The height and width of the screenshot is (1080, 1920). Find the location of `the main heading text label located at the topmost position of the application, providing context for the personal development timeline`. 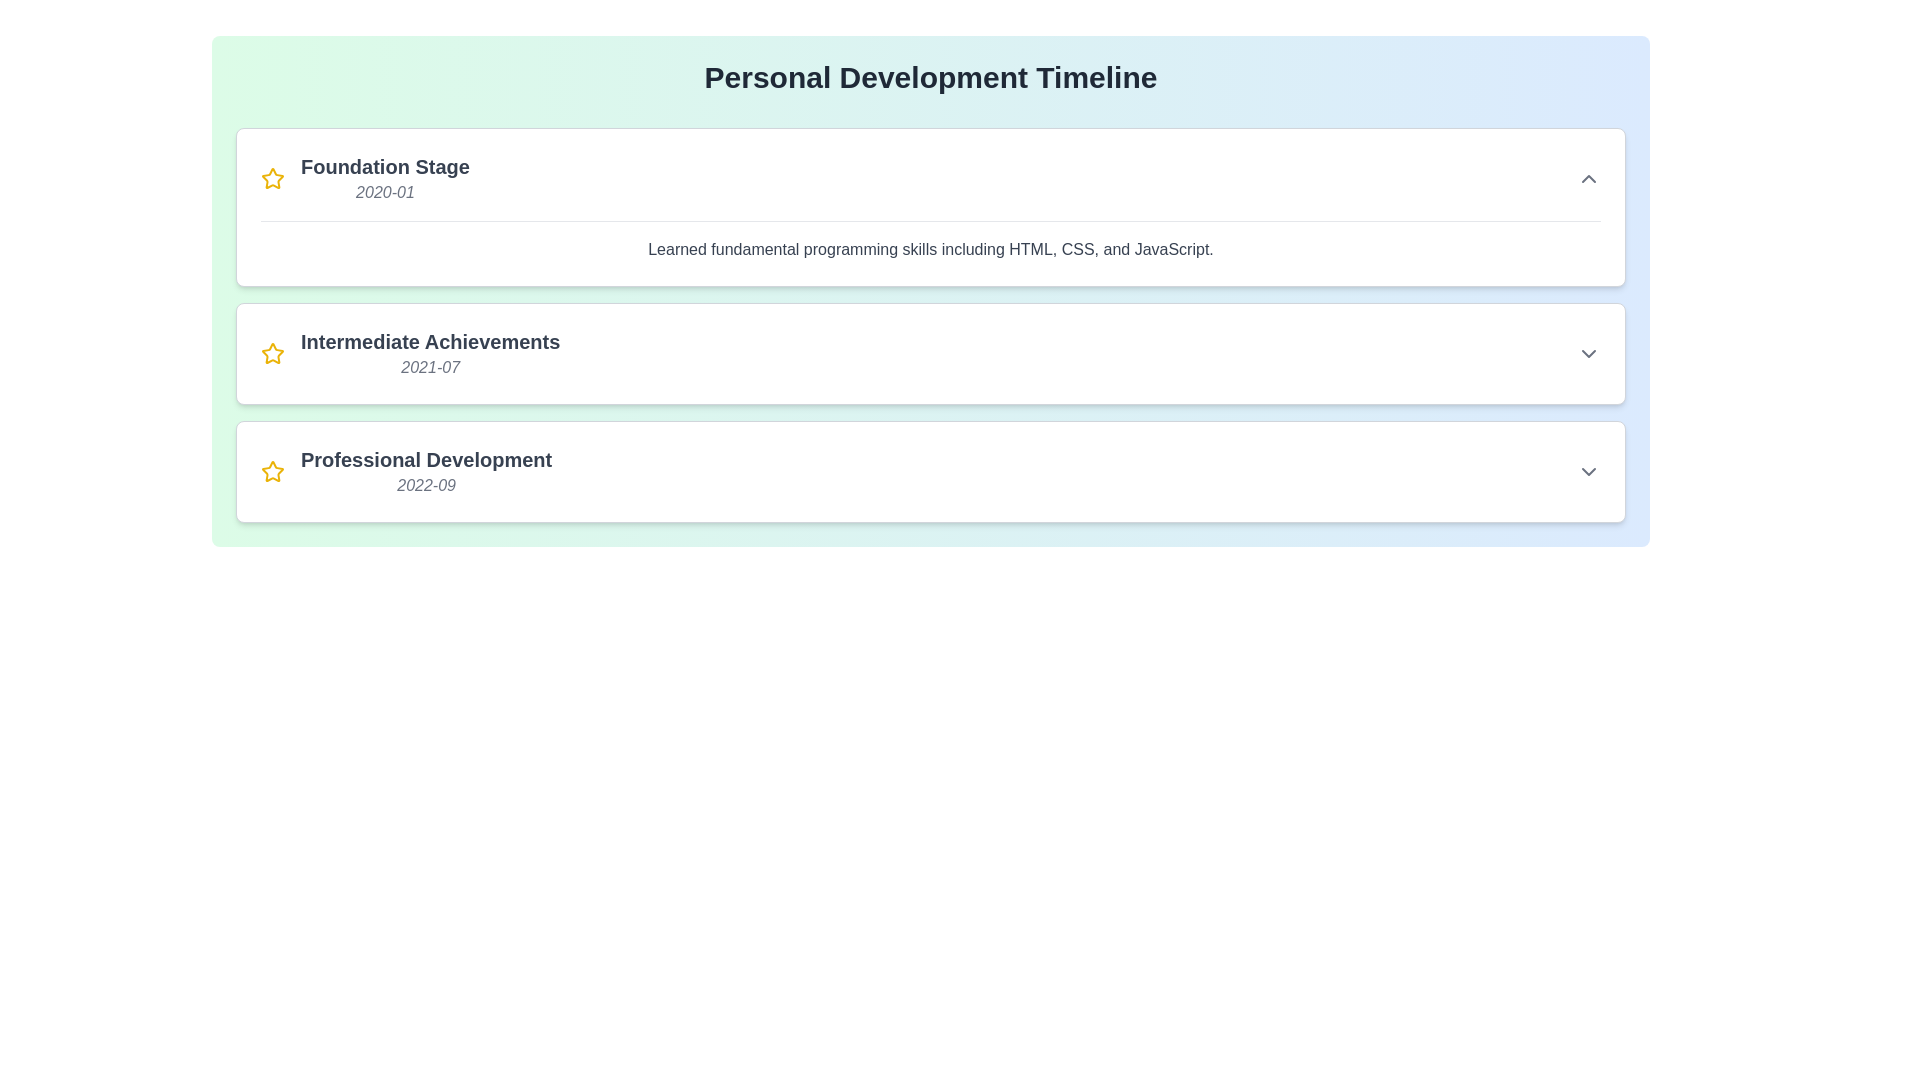

the main heading text label located at the topmost position of the application, providing context for the personal development timeline is located at coordinates (930, 76).